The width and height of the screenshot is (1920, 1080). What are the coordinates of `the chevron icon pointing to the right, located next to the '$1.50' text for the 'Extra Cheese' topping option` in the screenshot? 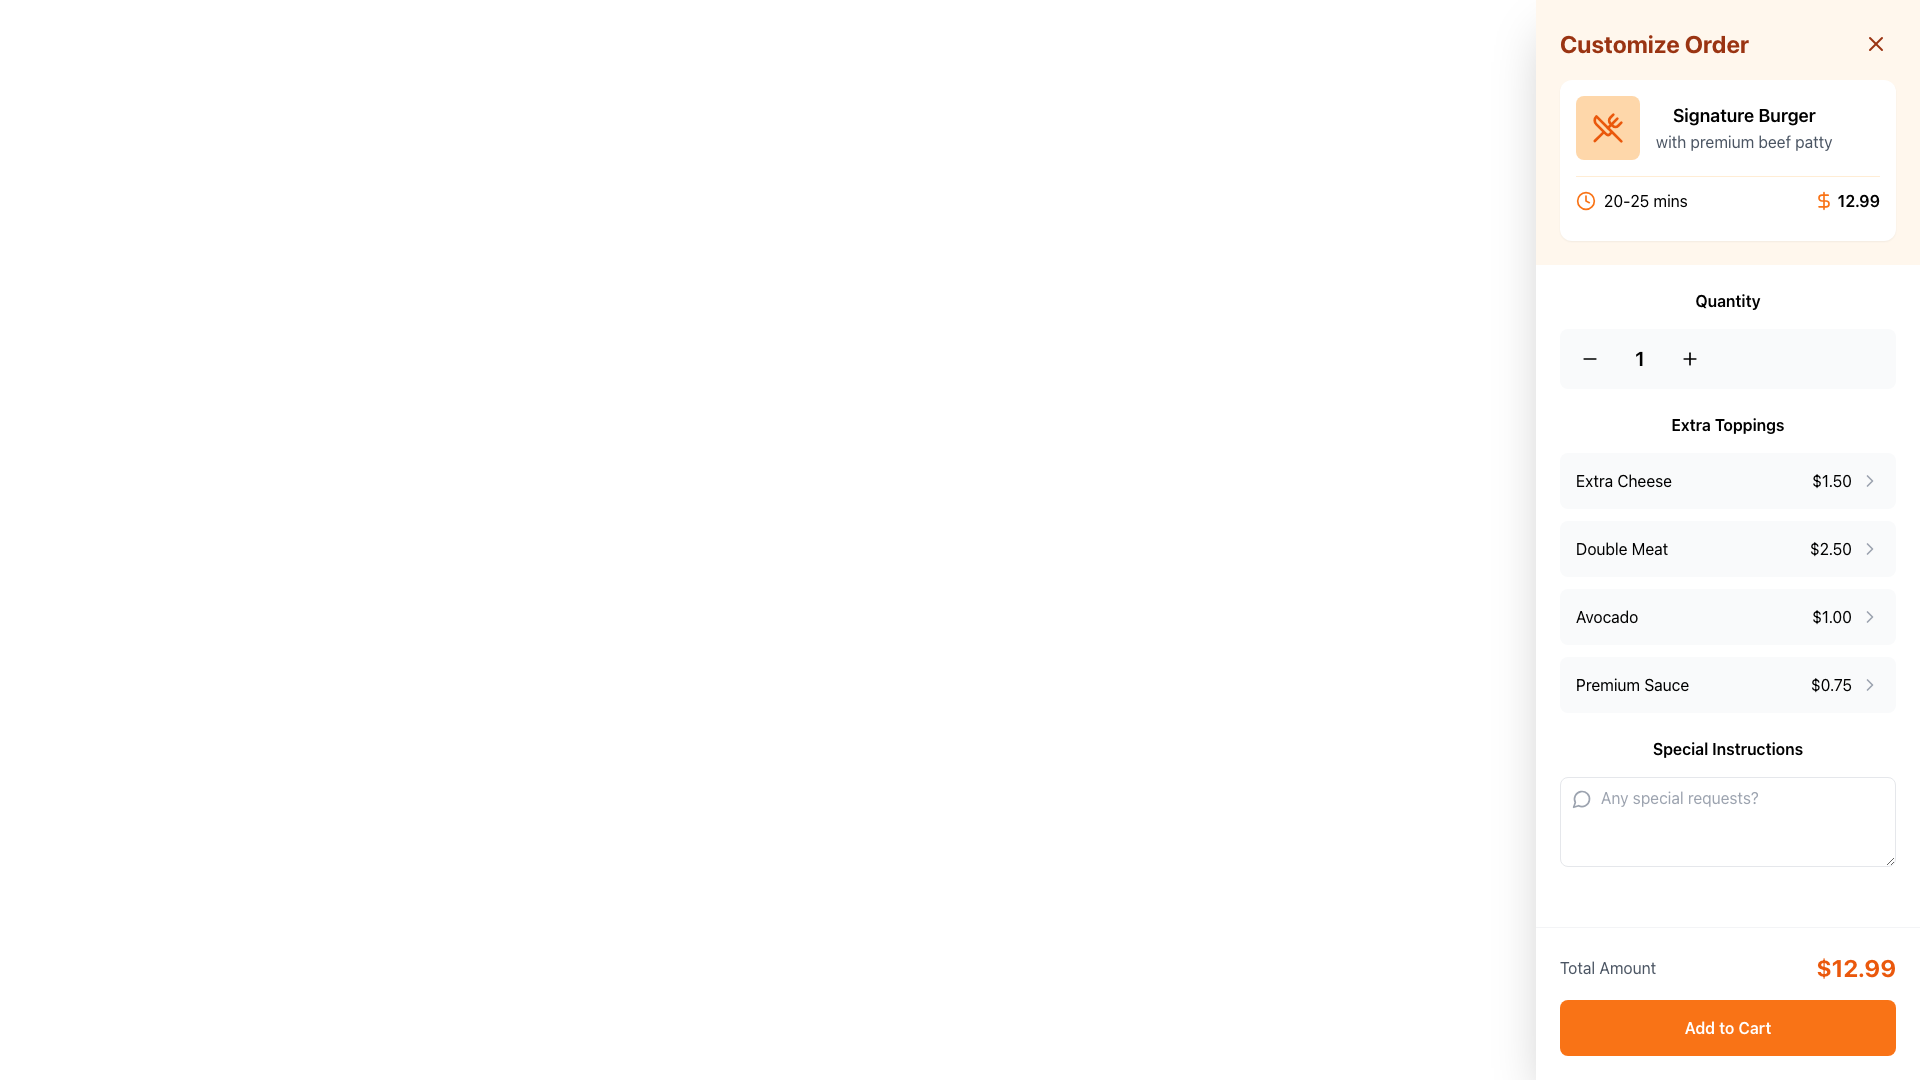 It's located at (1869, 481).